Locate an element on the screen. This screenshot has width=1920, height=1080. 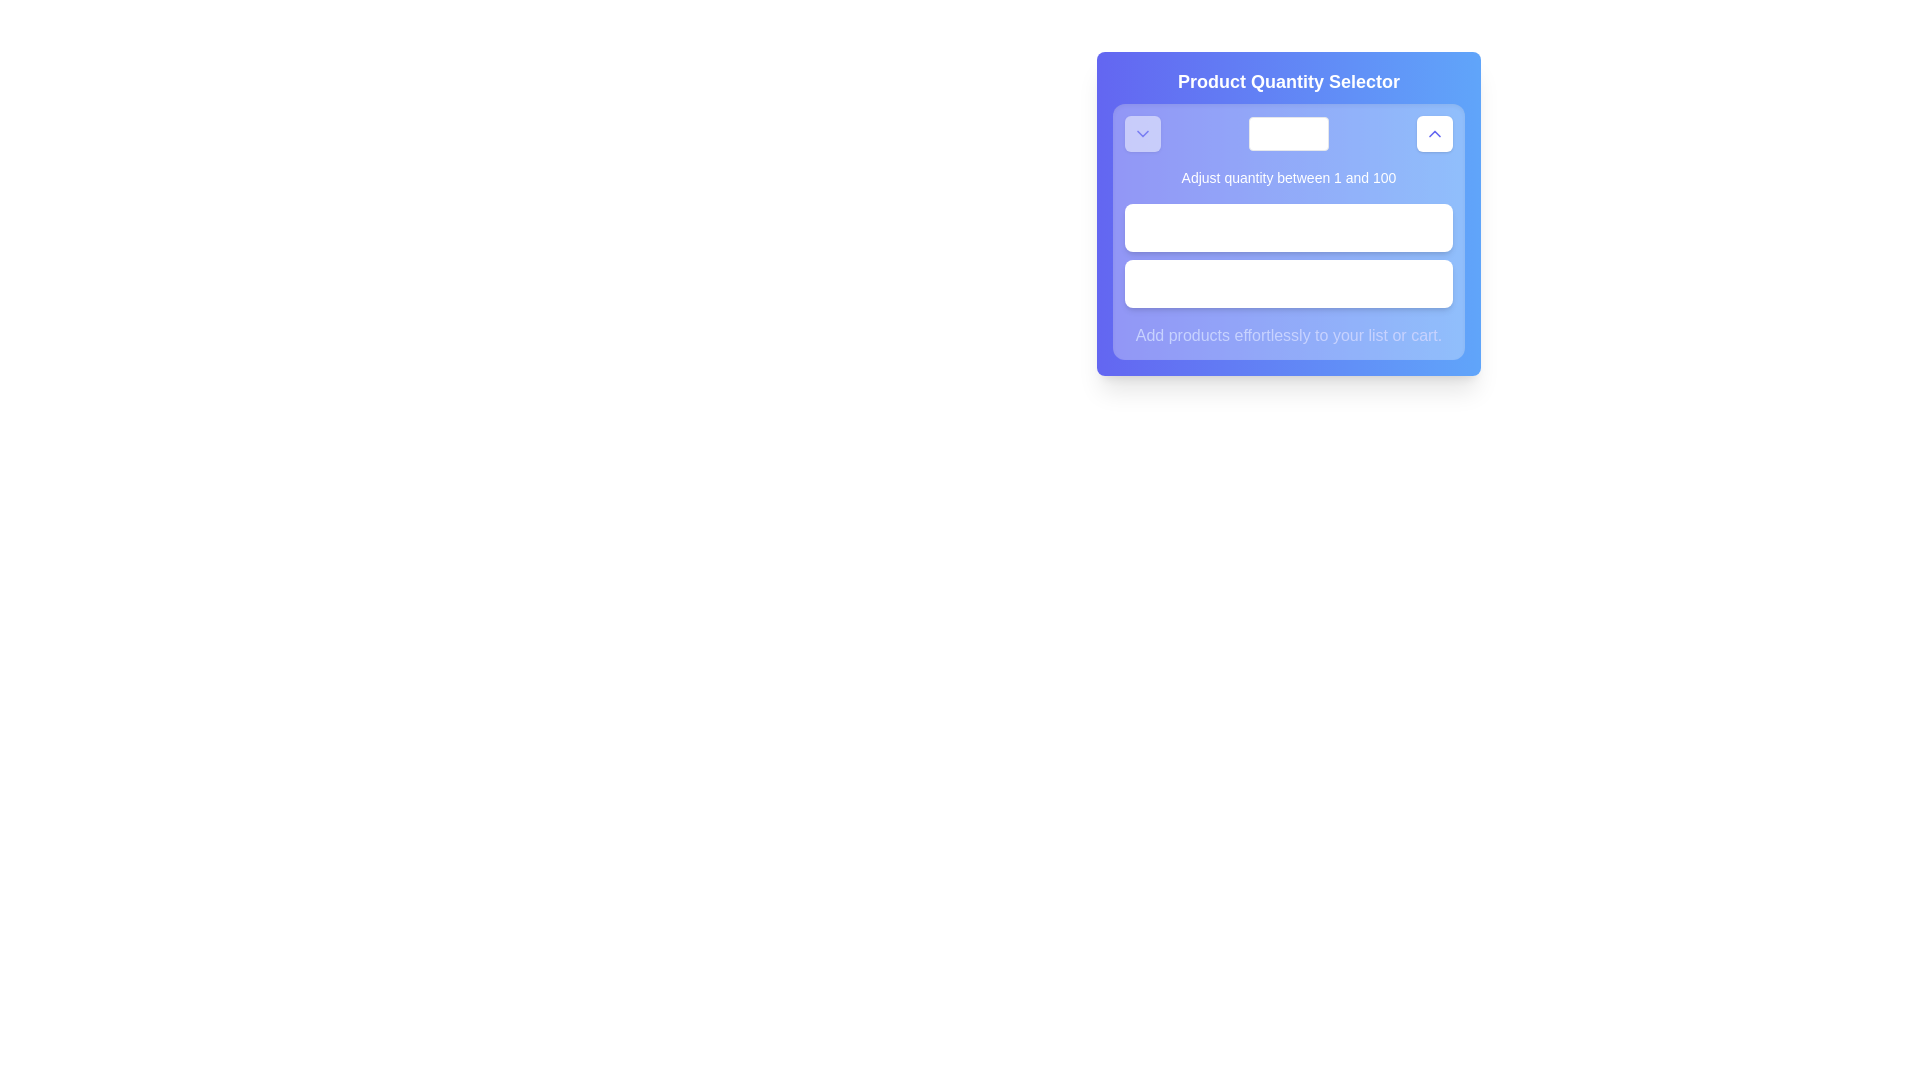
the quantity is located at coordinates (1278, 226).